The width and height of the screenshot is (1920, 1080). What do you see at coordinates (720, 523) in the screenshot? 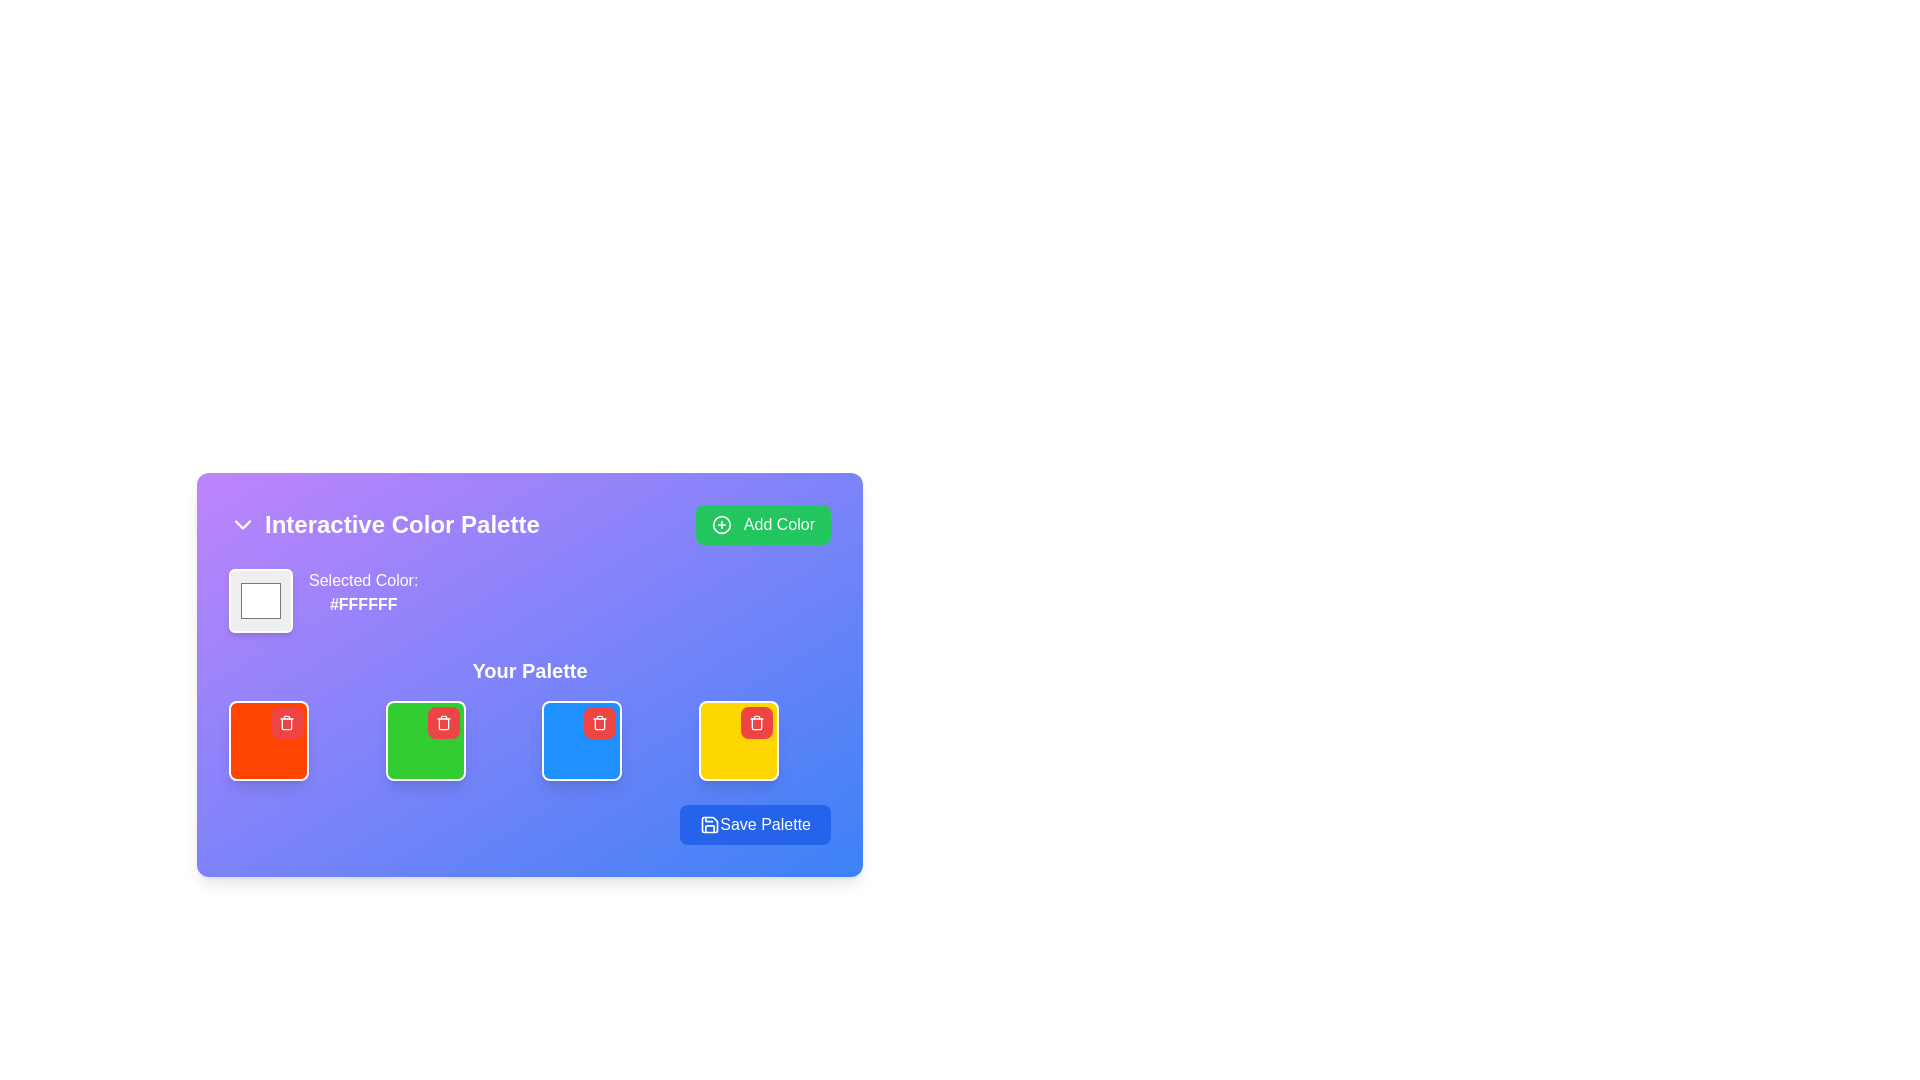
I see `the circular icon with a green background and a white '+' symbol, which is located within the 'Add Color' button in the top-right corner of the interactive color palette section` at bounding box center [720, 523].